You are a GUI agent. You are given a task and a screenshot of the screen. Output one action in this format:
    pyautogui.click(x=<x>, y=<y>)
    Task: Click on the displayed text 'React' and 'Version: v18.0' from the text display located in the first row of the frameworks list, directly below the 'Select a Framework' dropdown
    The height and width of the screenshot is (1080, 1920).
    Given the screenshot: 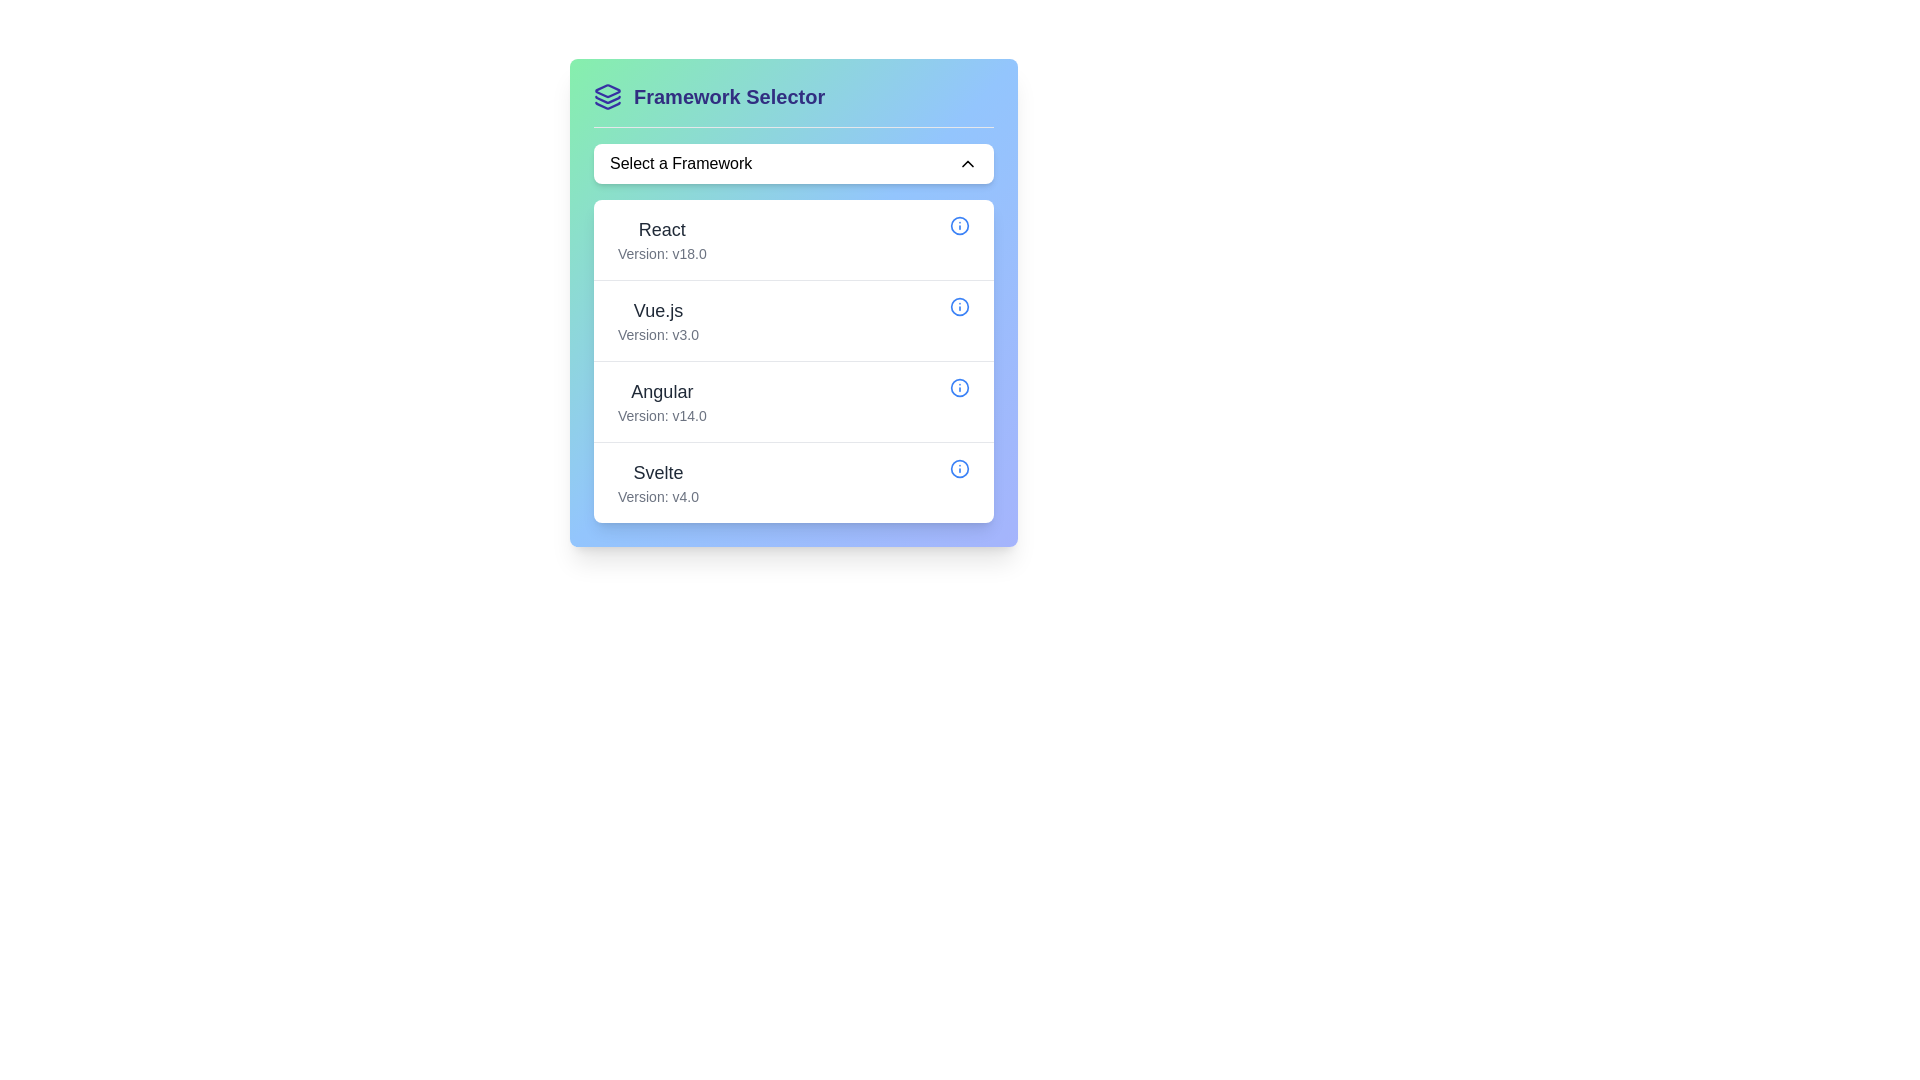 What is the action you would take?
    pyautogui.click(x=662, y=238)
    